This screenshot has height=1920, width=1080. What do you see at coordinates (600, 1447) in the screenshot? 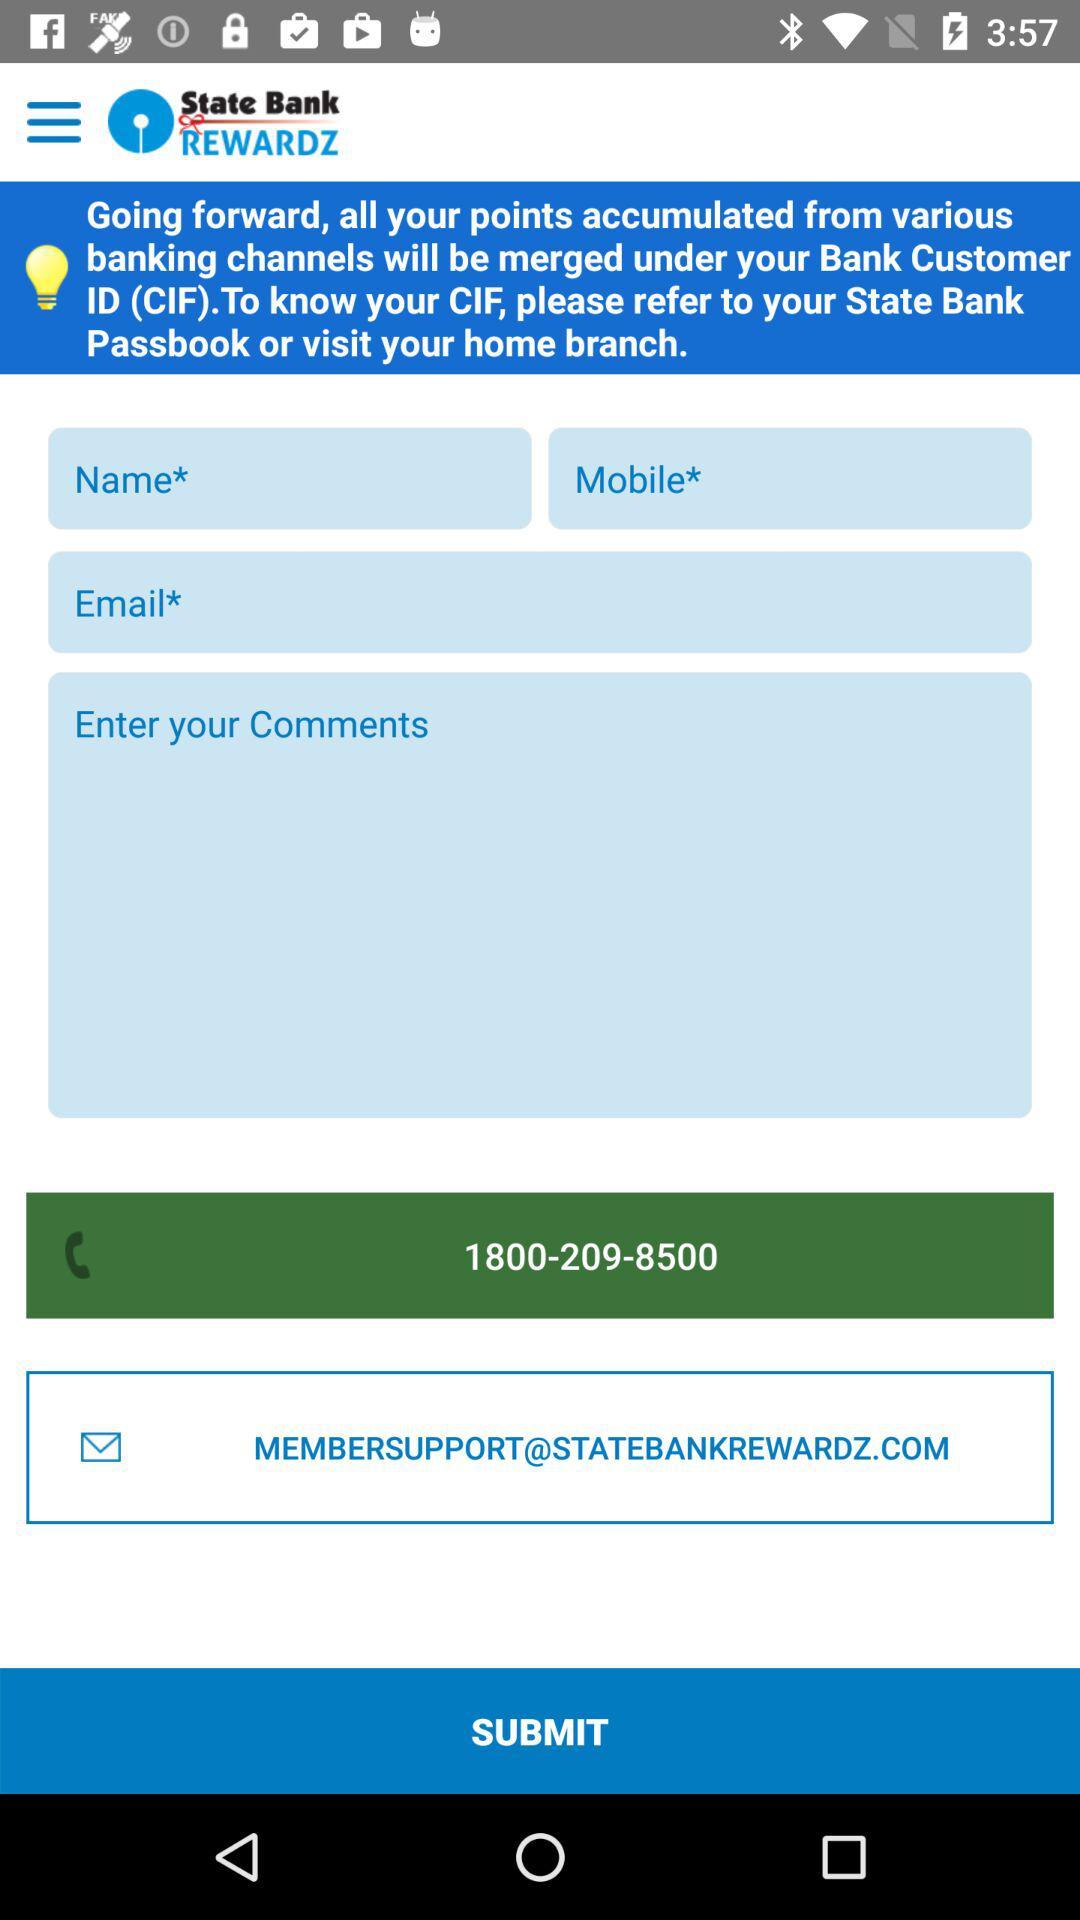
I see `the button below 1800-209-8500 item` at bounding box center [600, 1447].